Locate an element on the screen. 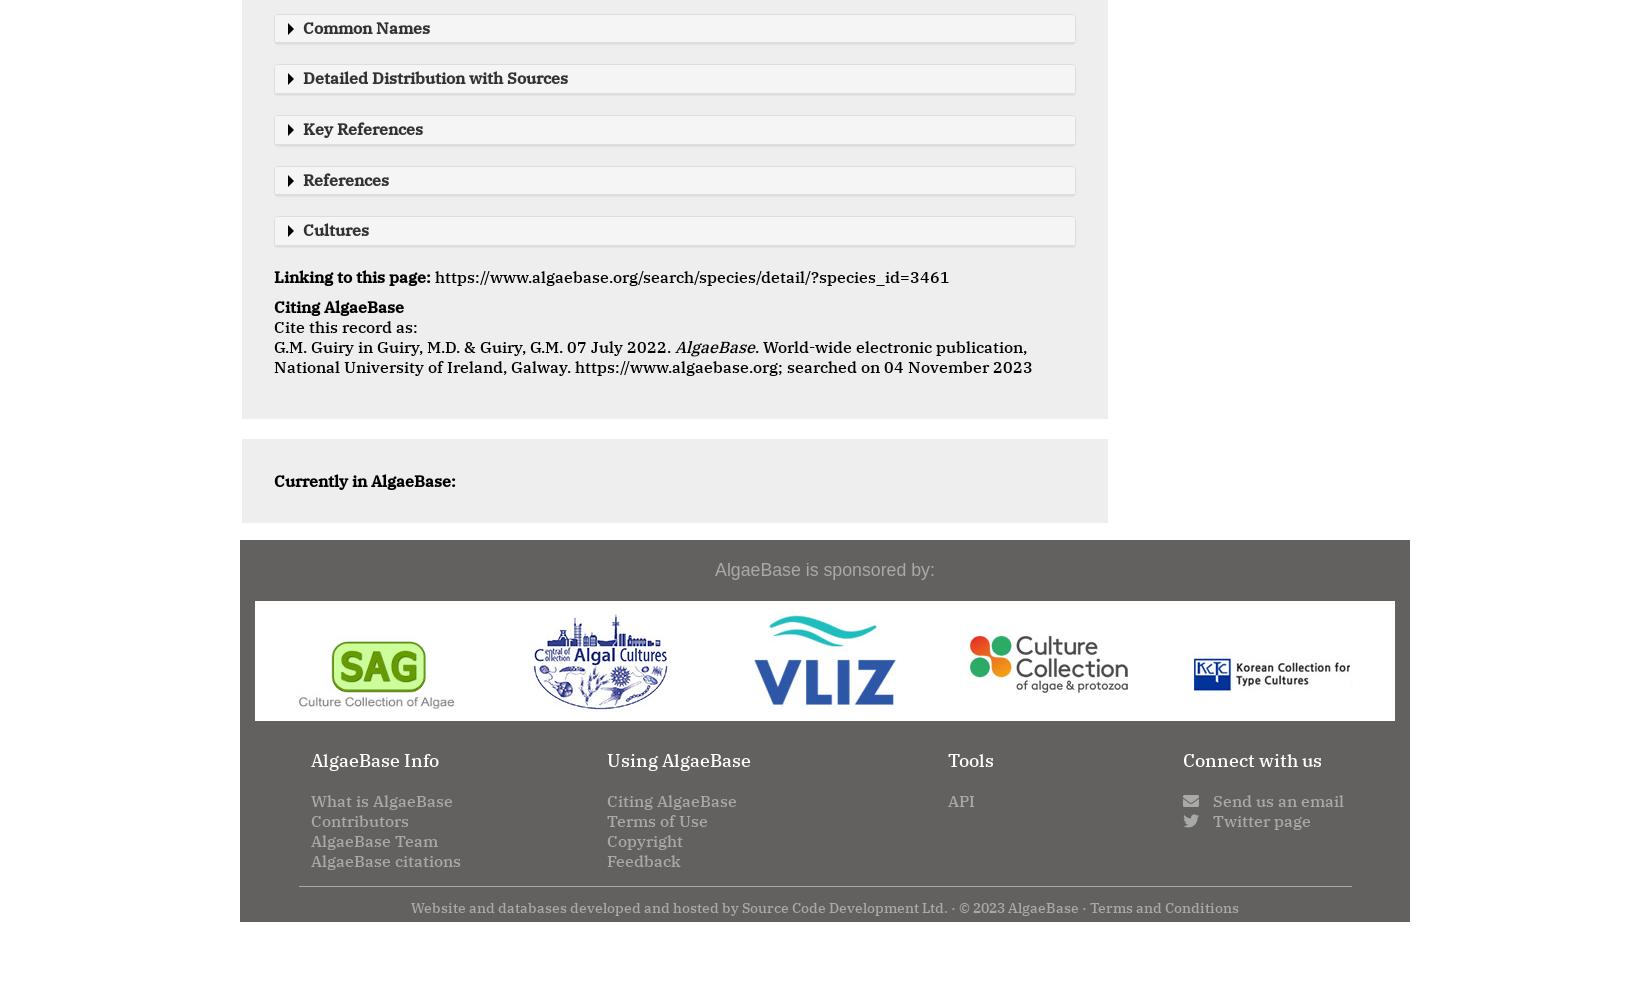  'What is AlgaeBase' is located at coordinates (311, 800).